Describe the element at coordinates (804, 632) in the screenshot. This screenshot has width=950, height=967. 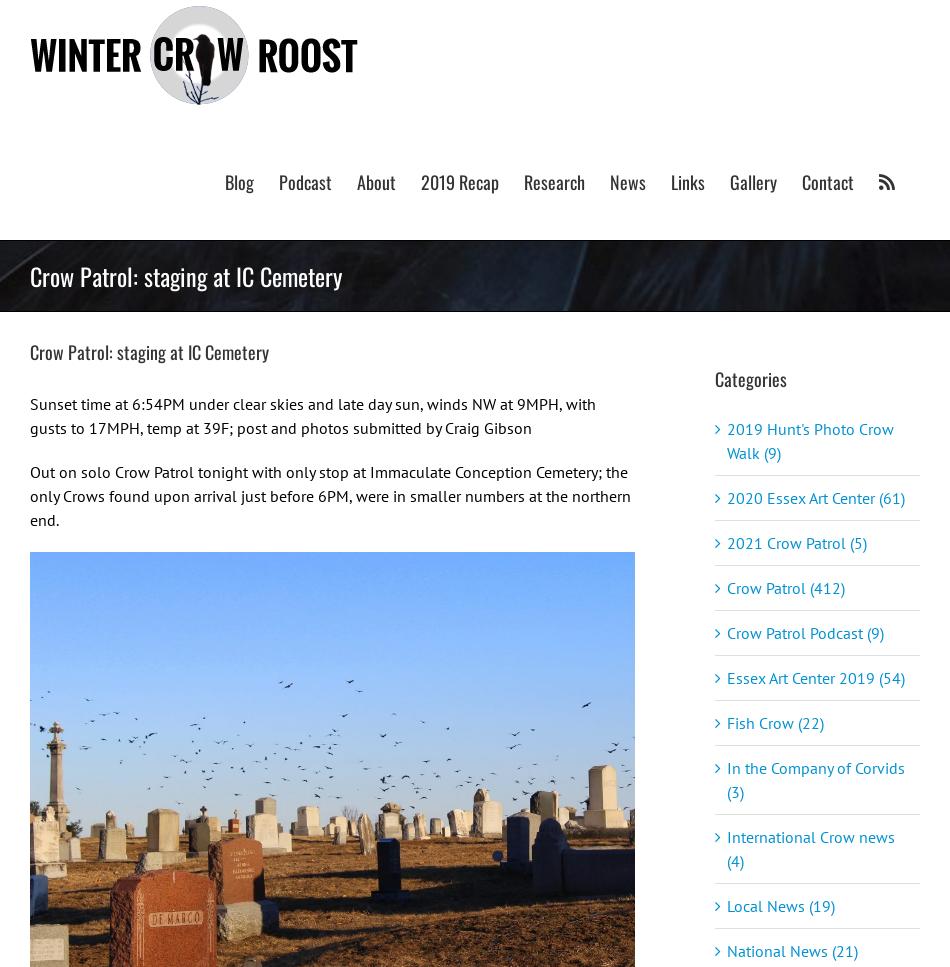
I see `'Crow Patrol Podcast (9)'` at that location.